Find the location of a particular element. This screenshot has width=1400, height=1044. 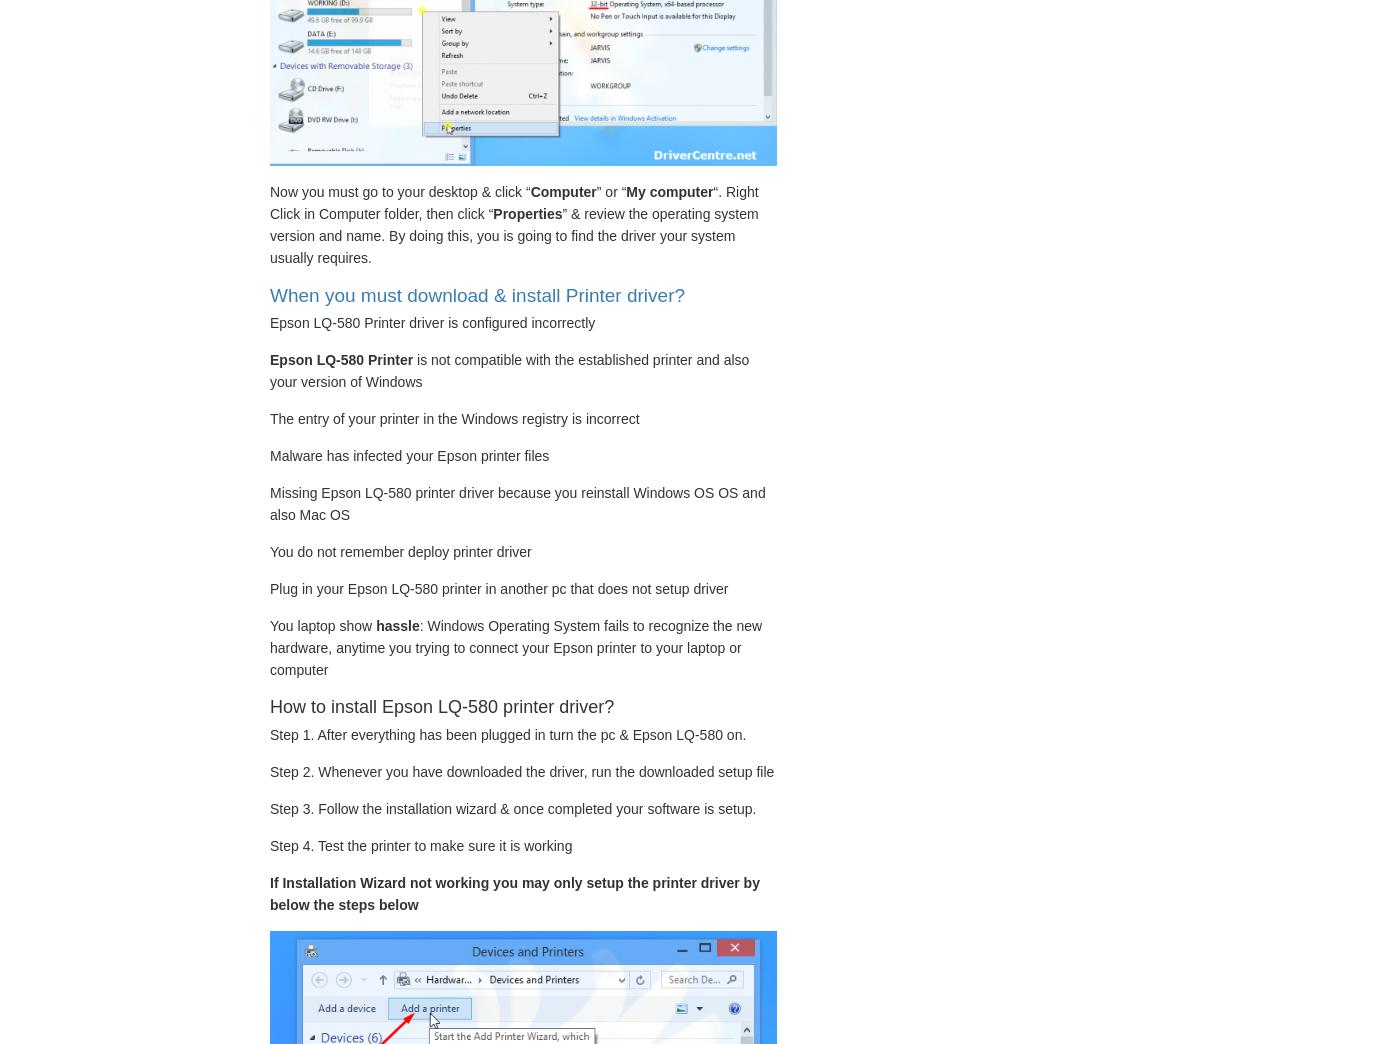

'How to install Epson LQ-580 printer driver?' is located at coordinates (270, 705).